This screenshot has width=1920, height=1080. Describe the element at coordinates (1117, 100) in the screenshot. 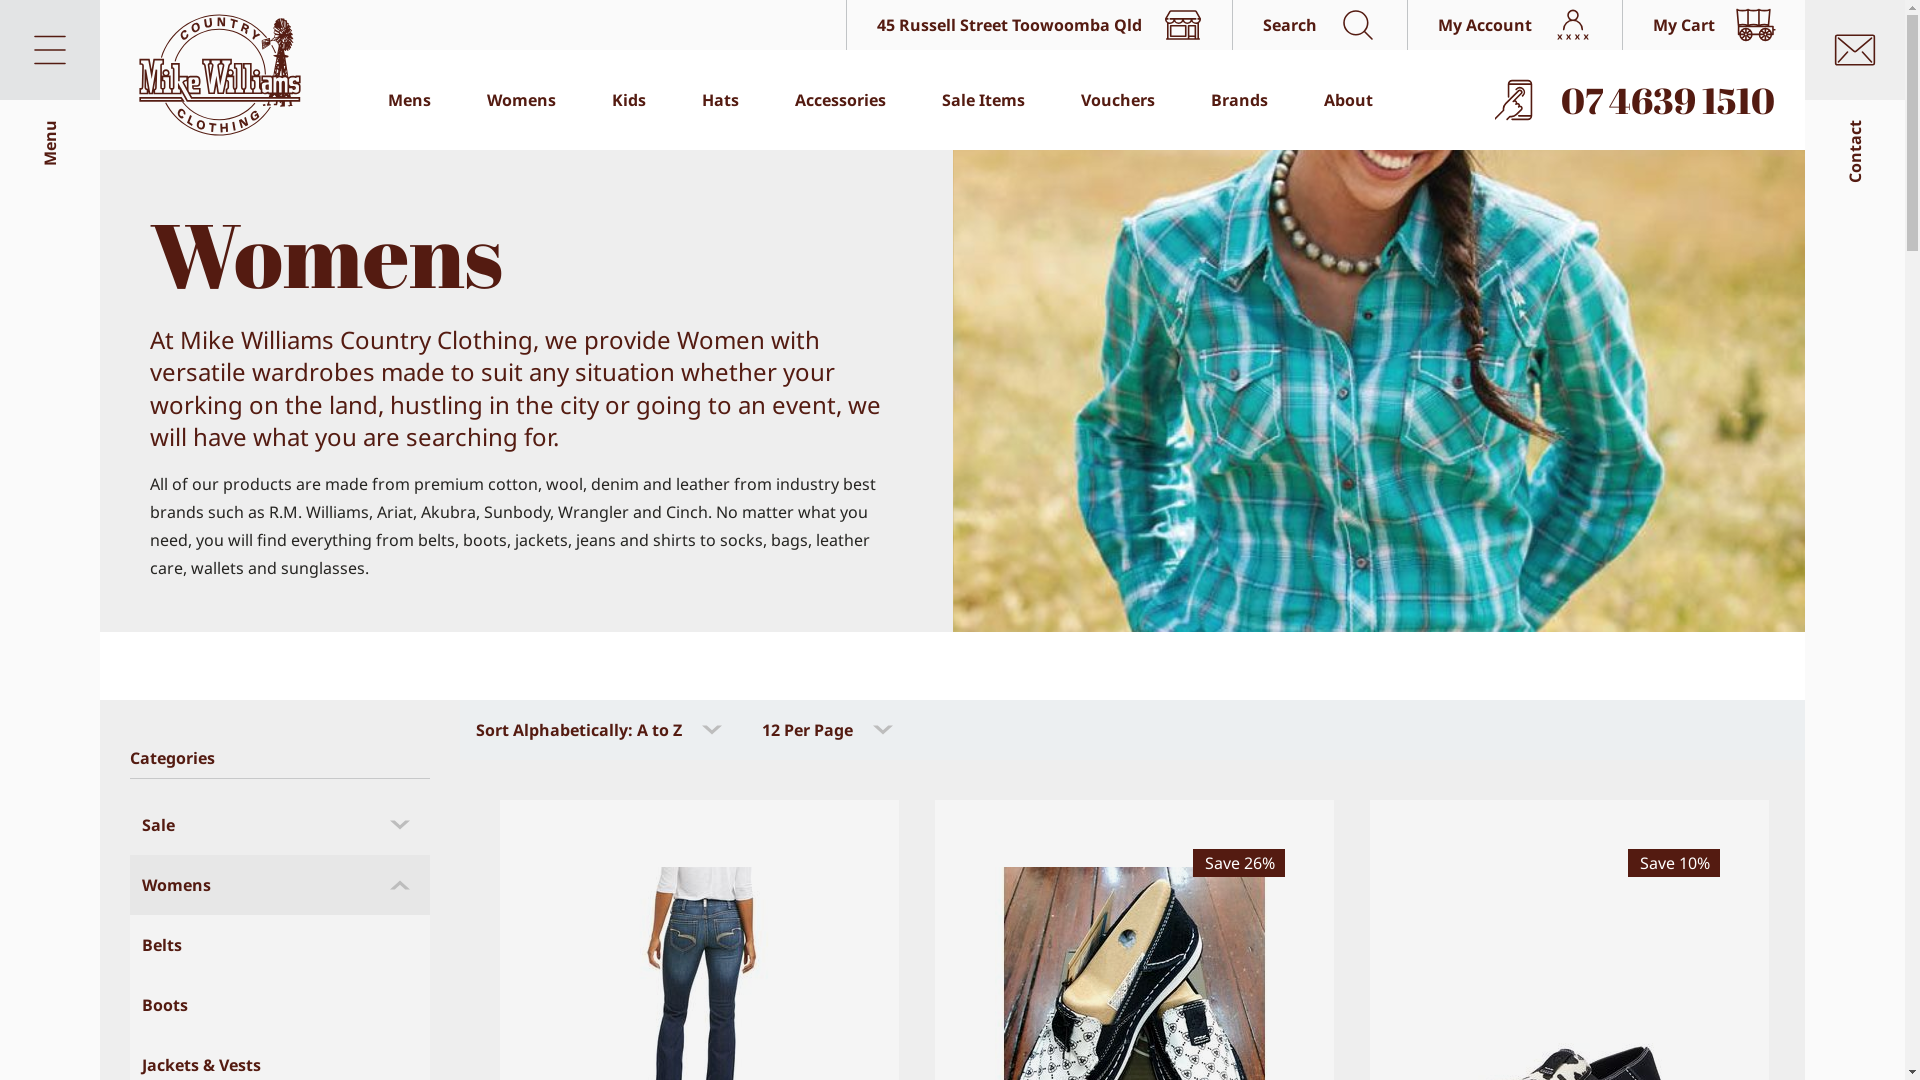

I see `'Vouchers'` at that location.